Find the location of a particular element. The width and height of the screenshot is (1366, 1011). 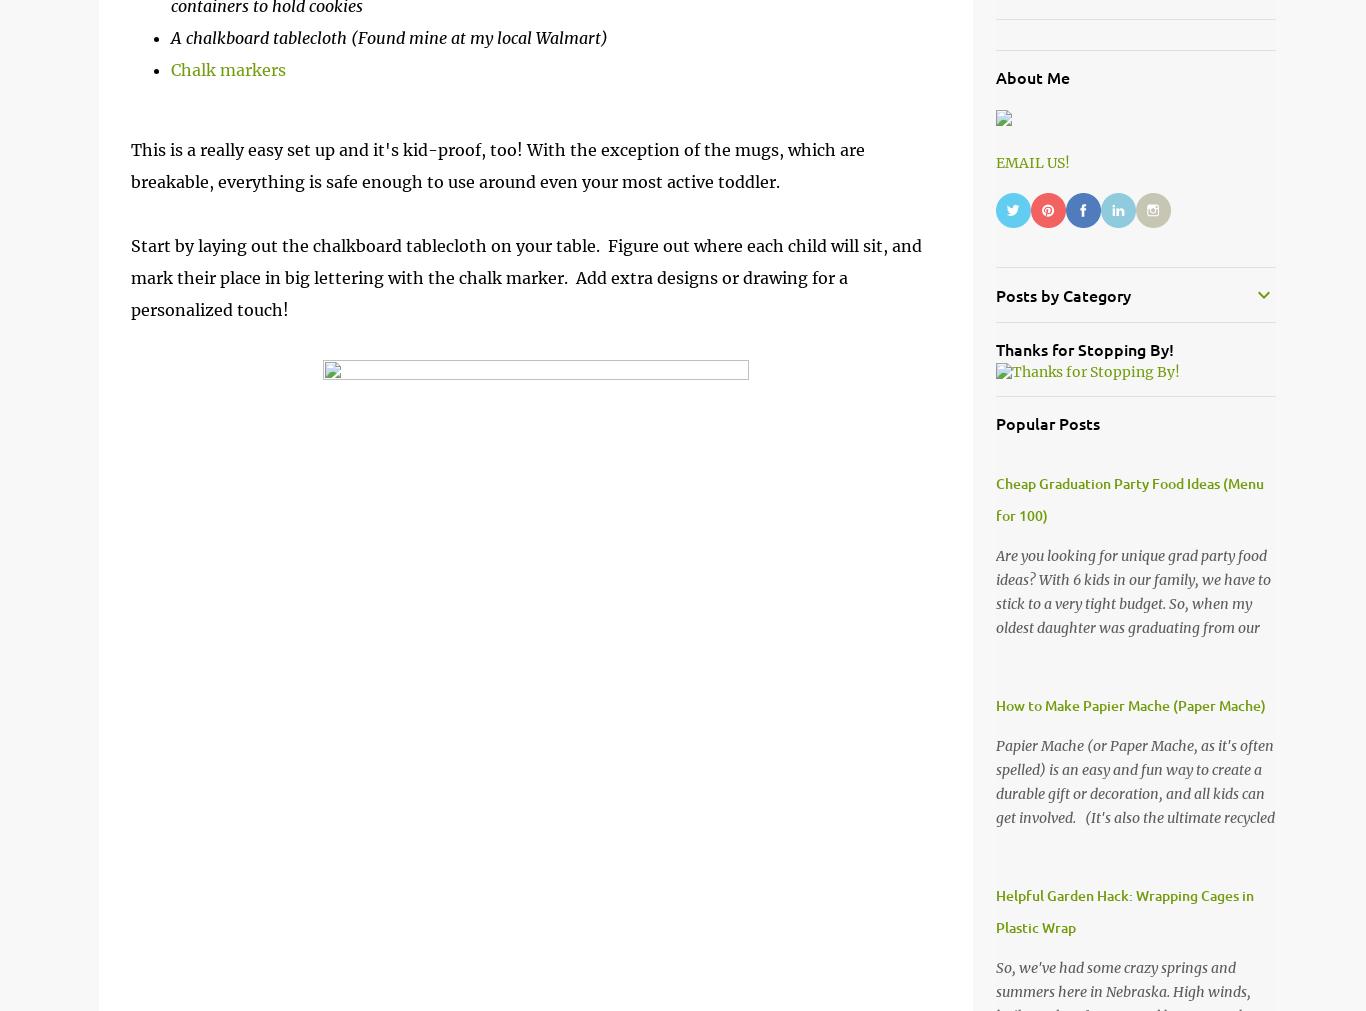

'Thanks for Stopping By!' is located at coordinates (1083, 347).